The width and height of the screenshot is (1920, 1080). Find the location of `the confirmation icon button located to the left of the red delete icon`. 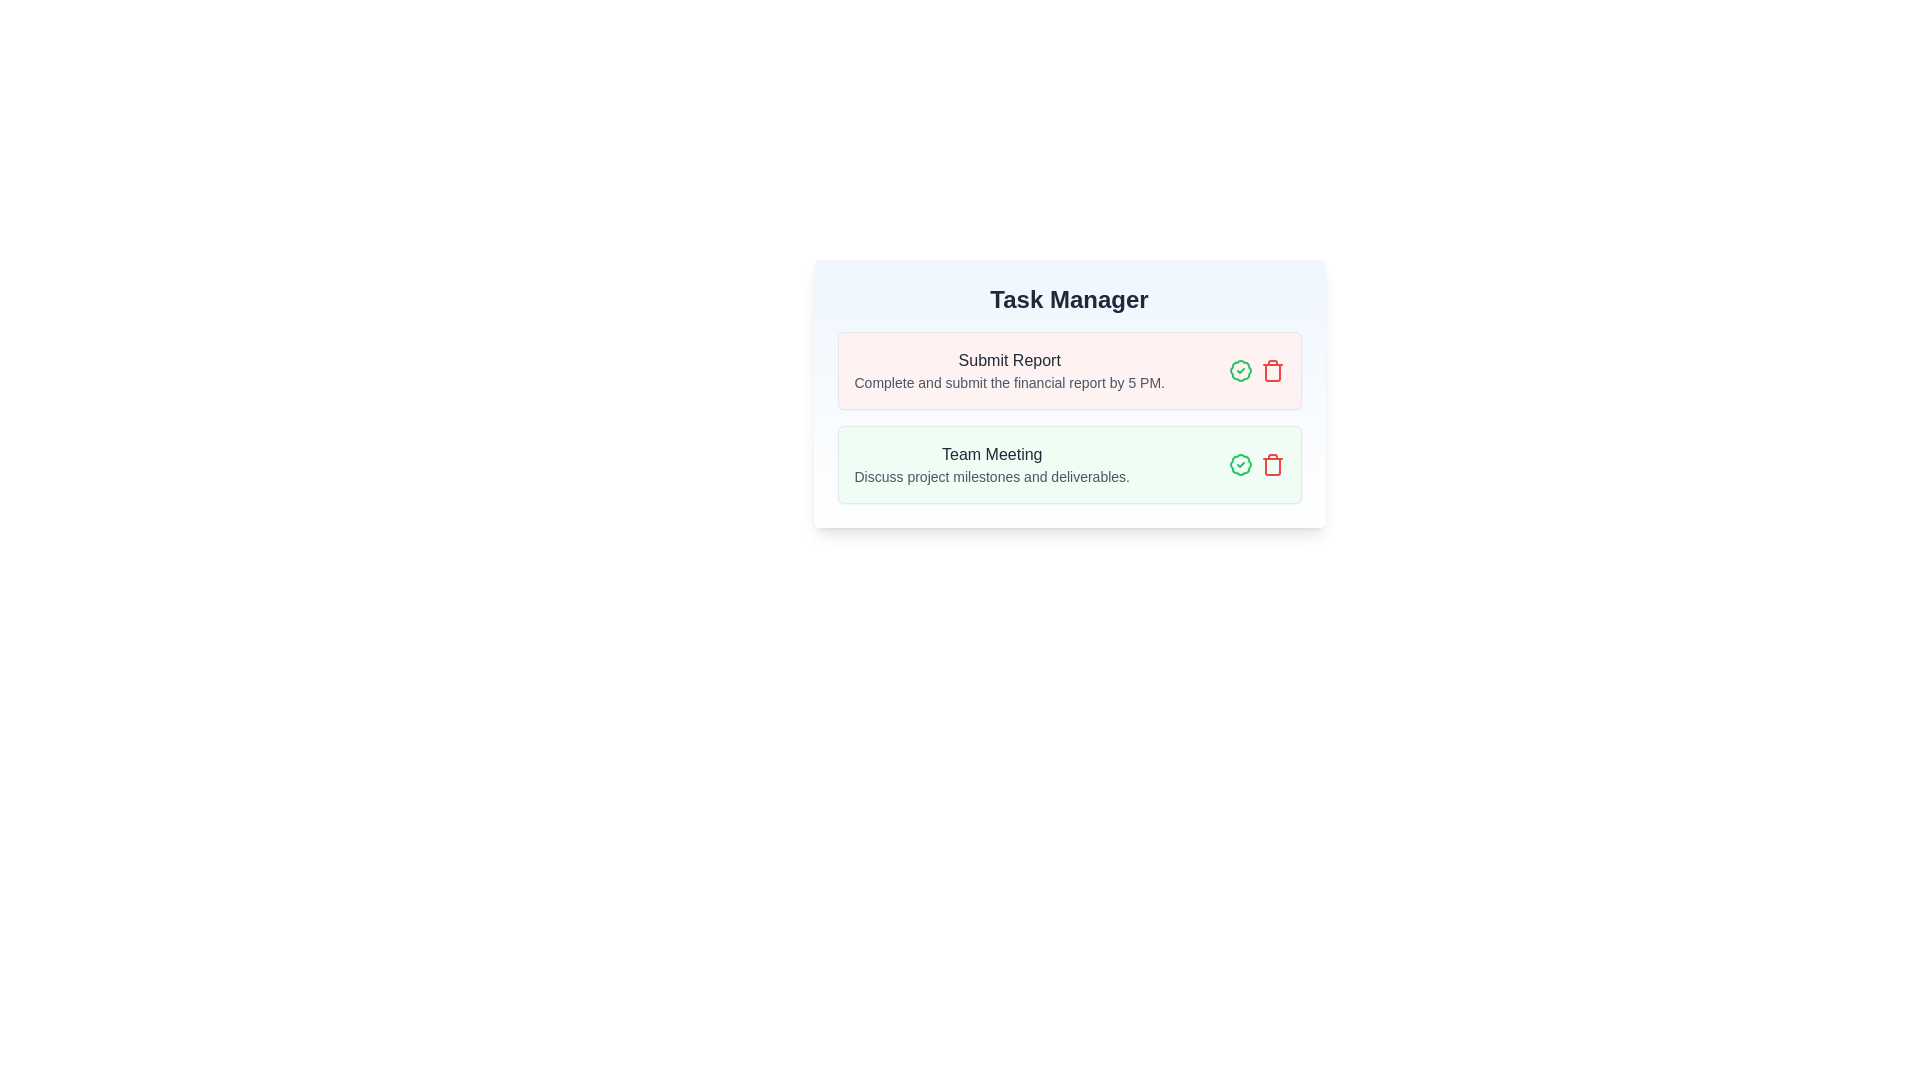

the confirmation icon button located to the left of the red delete icon is located at coordinates (1239, 465).